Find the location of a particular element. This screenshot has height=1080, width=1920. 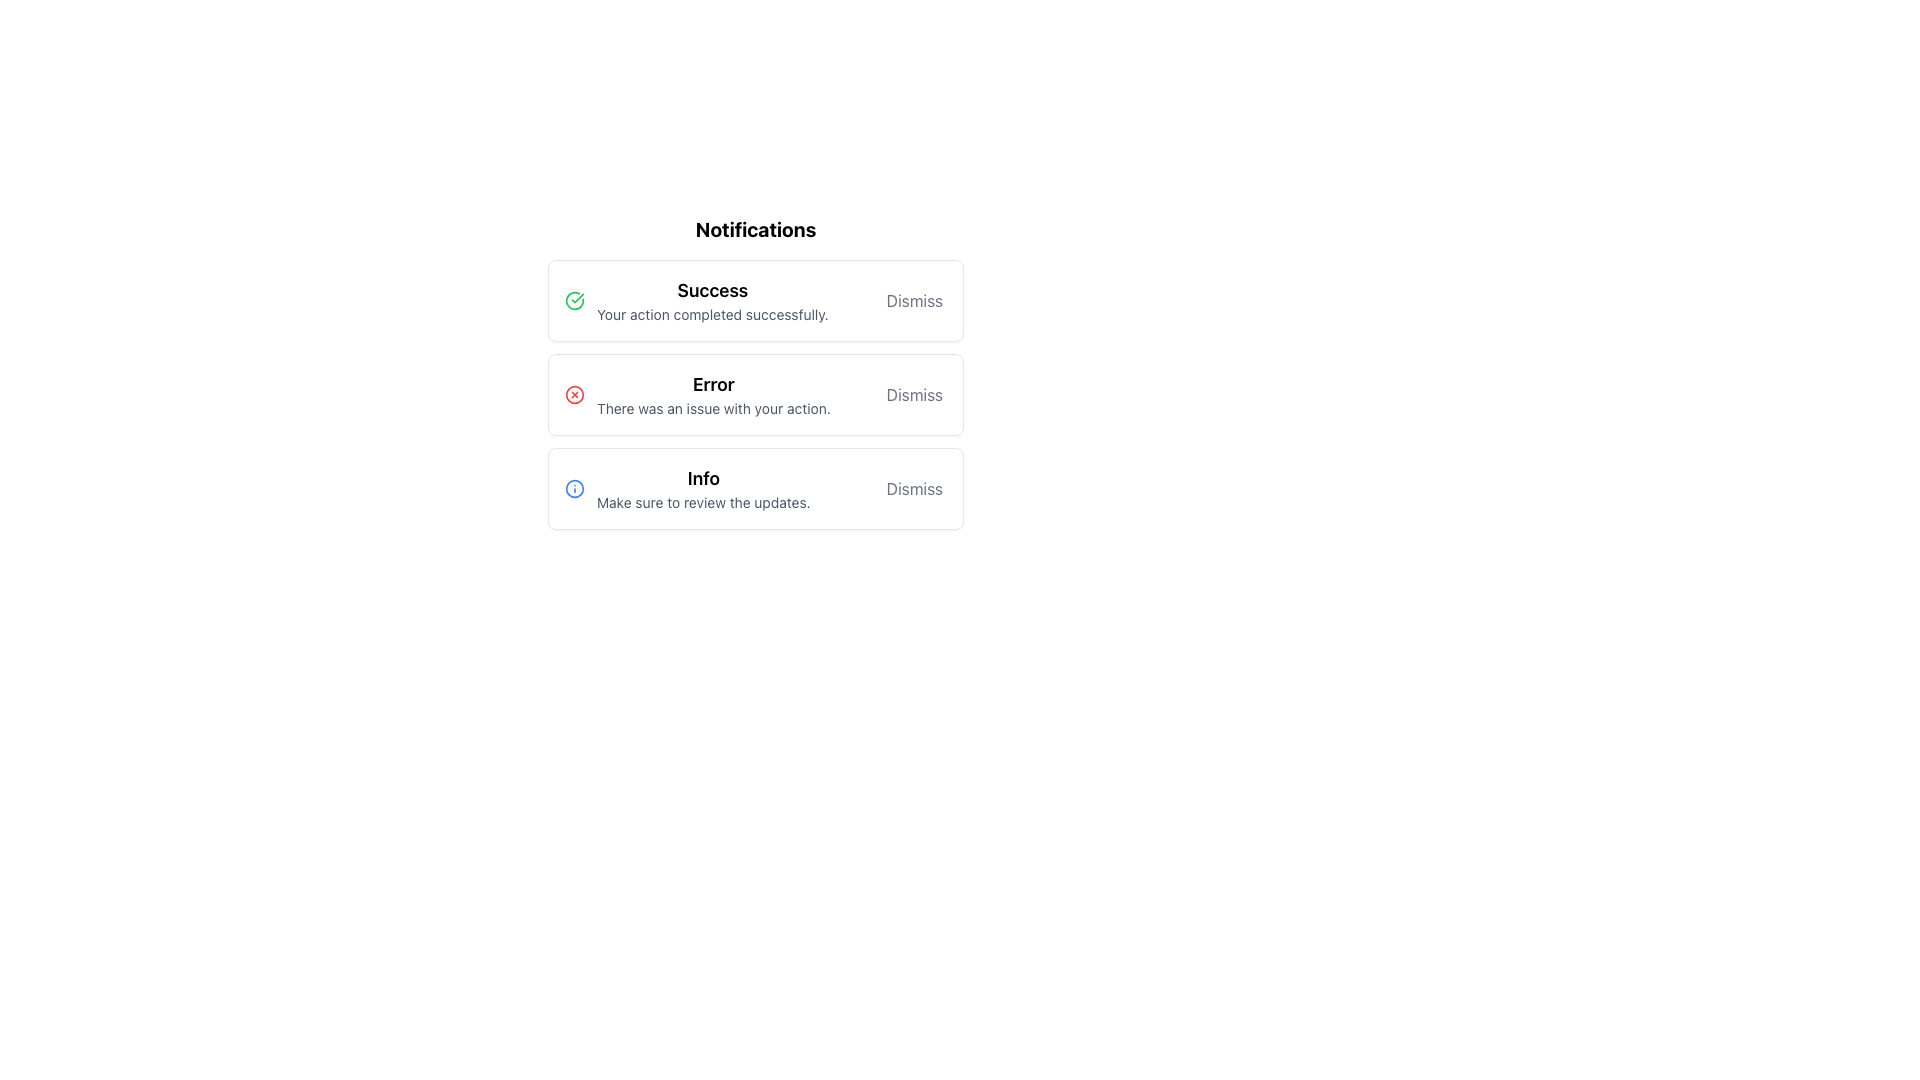

the text display containing the instruction 'Make sure to review the updates.' which is styled in gray color and located beneath the 'Info' title in the third notification card is located at coordinates (703, 501).